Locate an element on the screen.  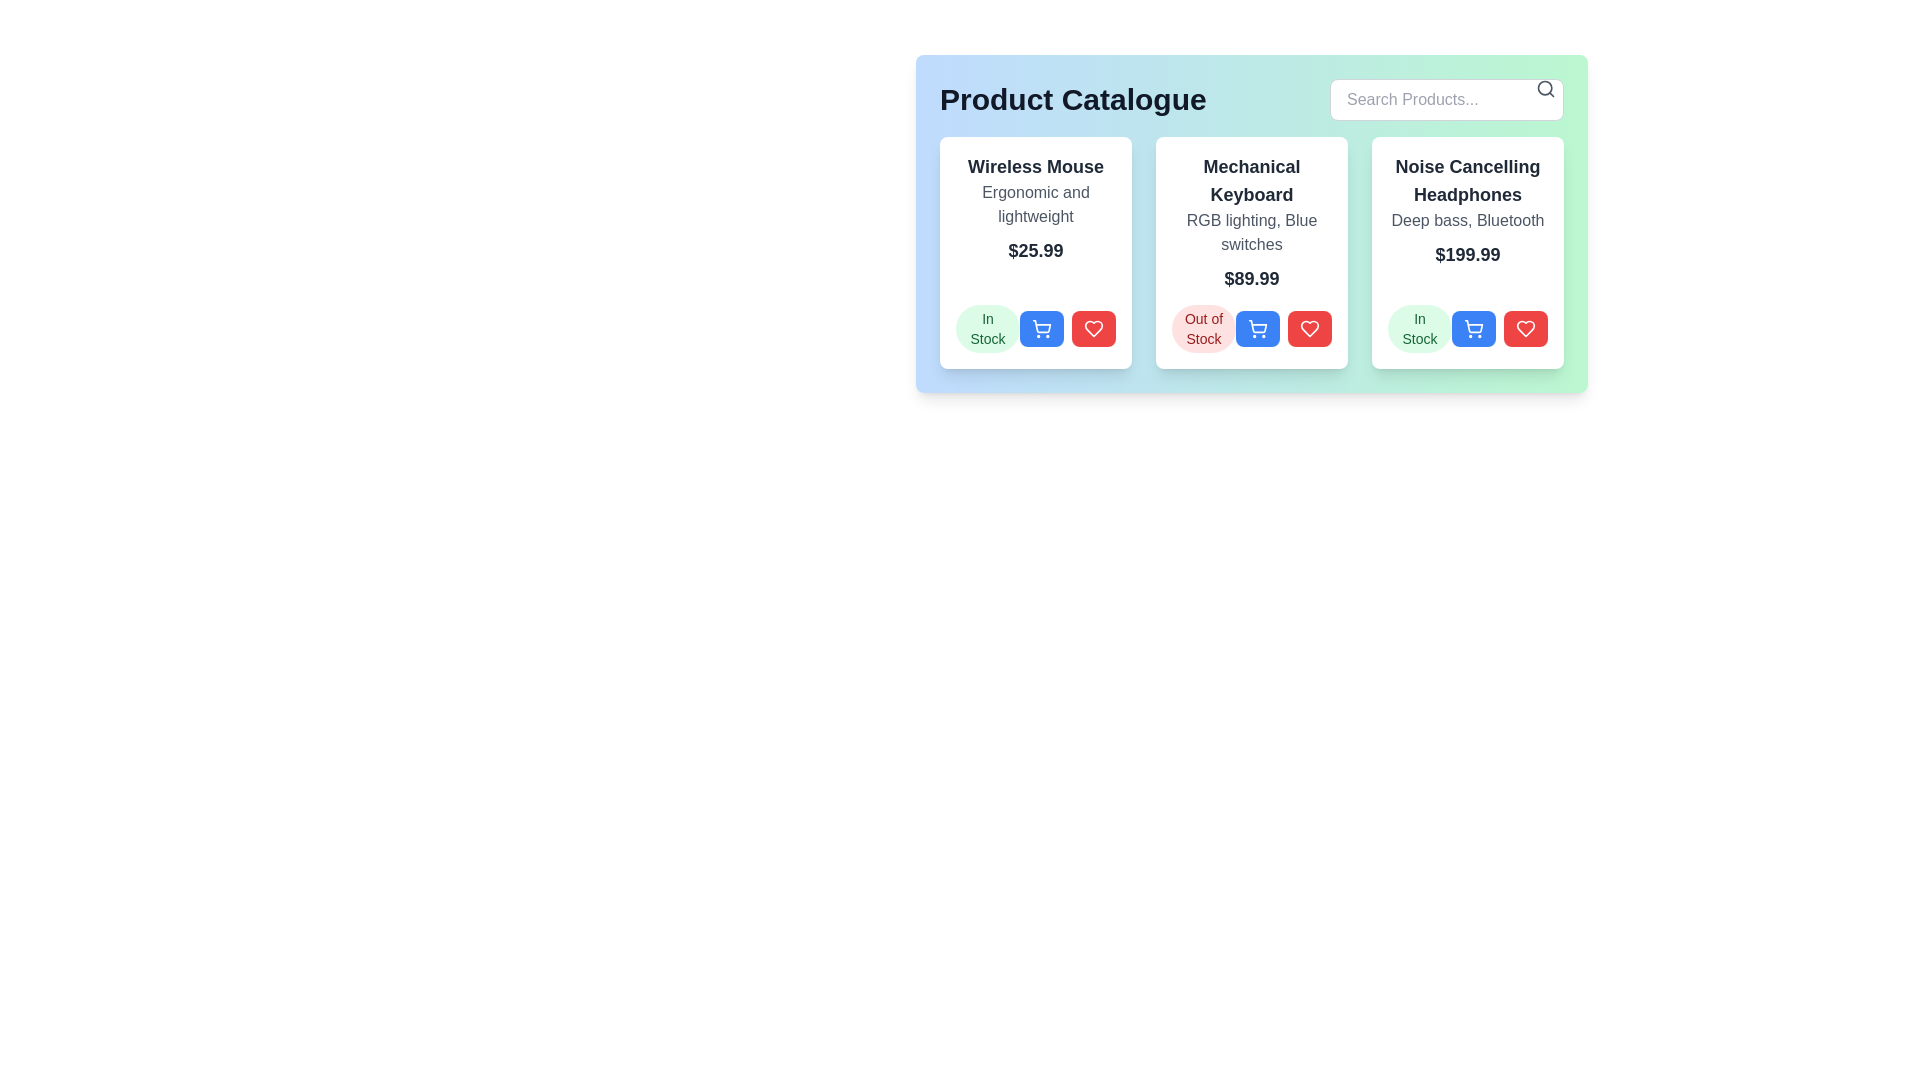
the label indicating that the 'Mechanical Keyboard' is not currently available for purchase, located in the bottom-left corner of the second product card in the horizontal product carousel is located at coordinates (1203, 327).